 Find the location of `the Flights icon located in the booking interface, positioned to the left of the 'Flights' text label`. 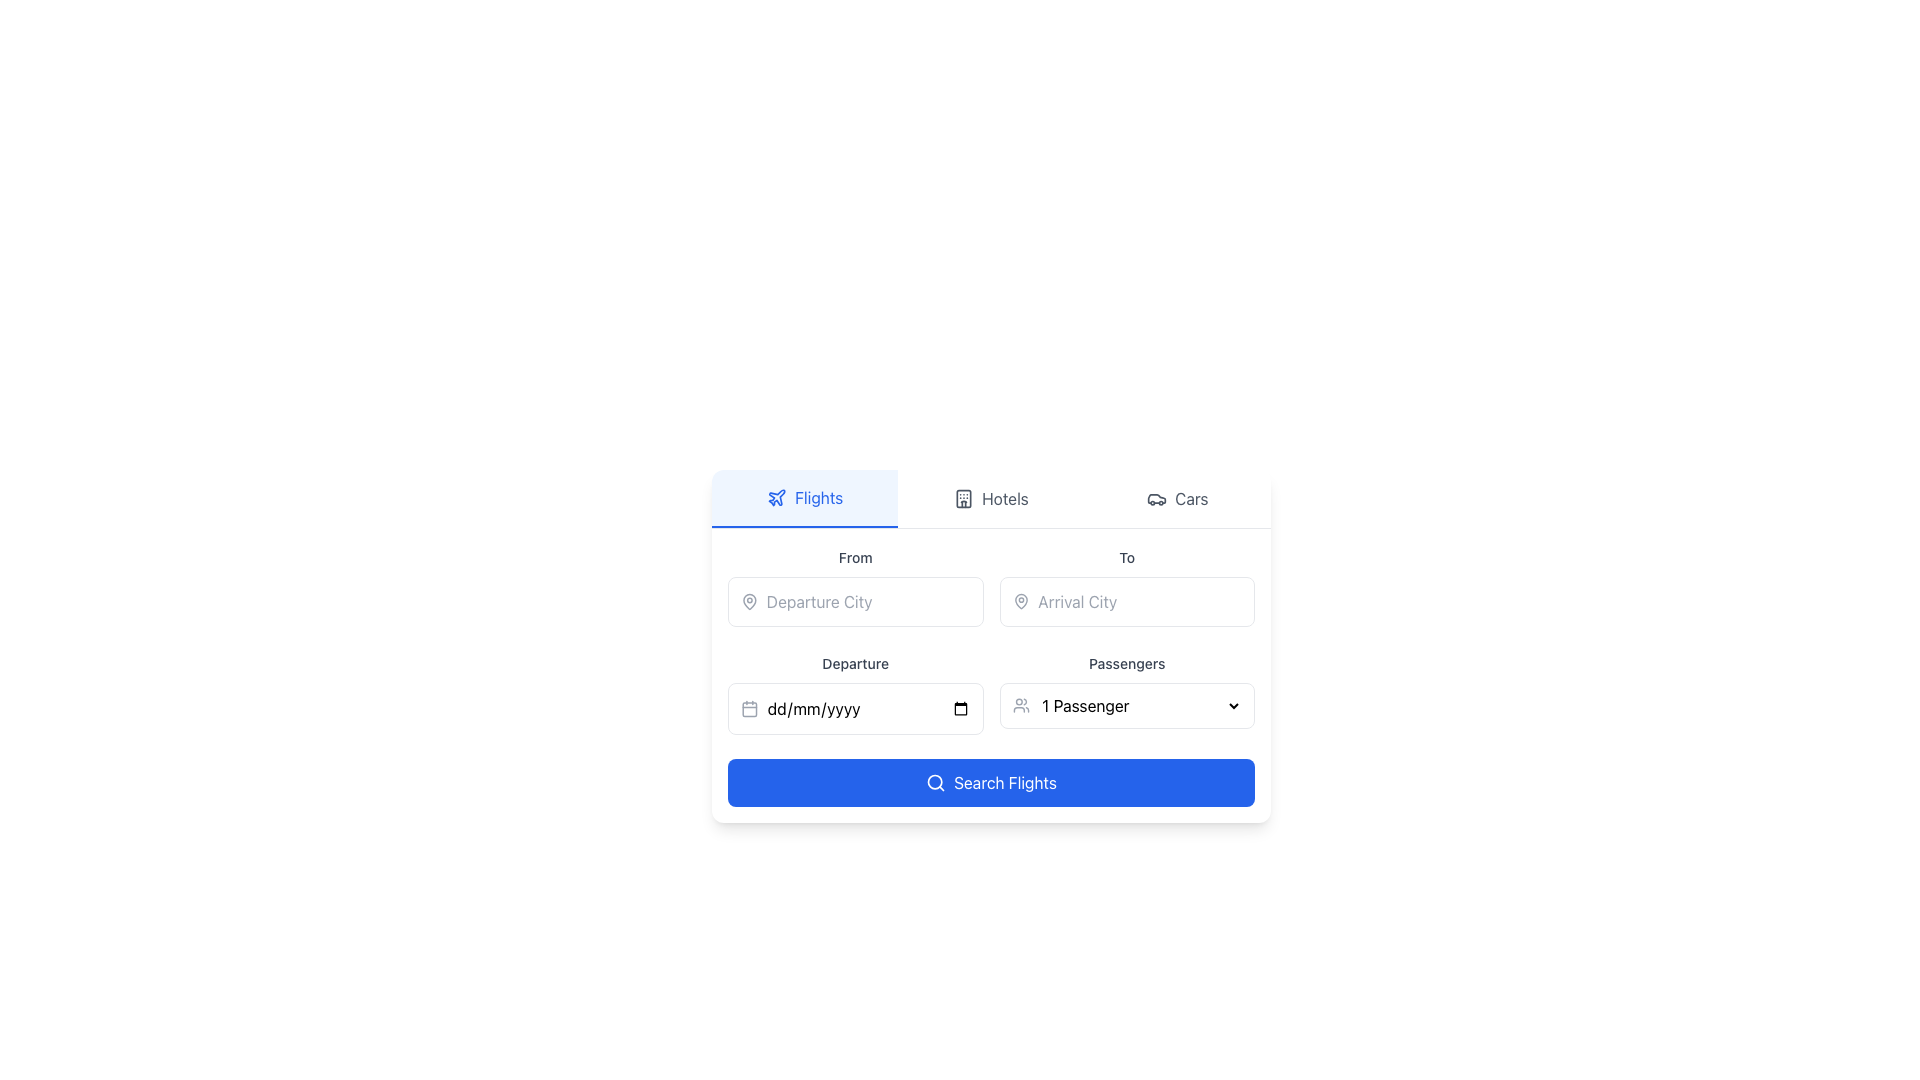

the Flights icon located in the booking interface, positioned to the left of the 'Flights' text label is located at coordinates (776, 496).